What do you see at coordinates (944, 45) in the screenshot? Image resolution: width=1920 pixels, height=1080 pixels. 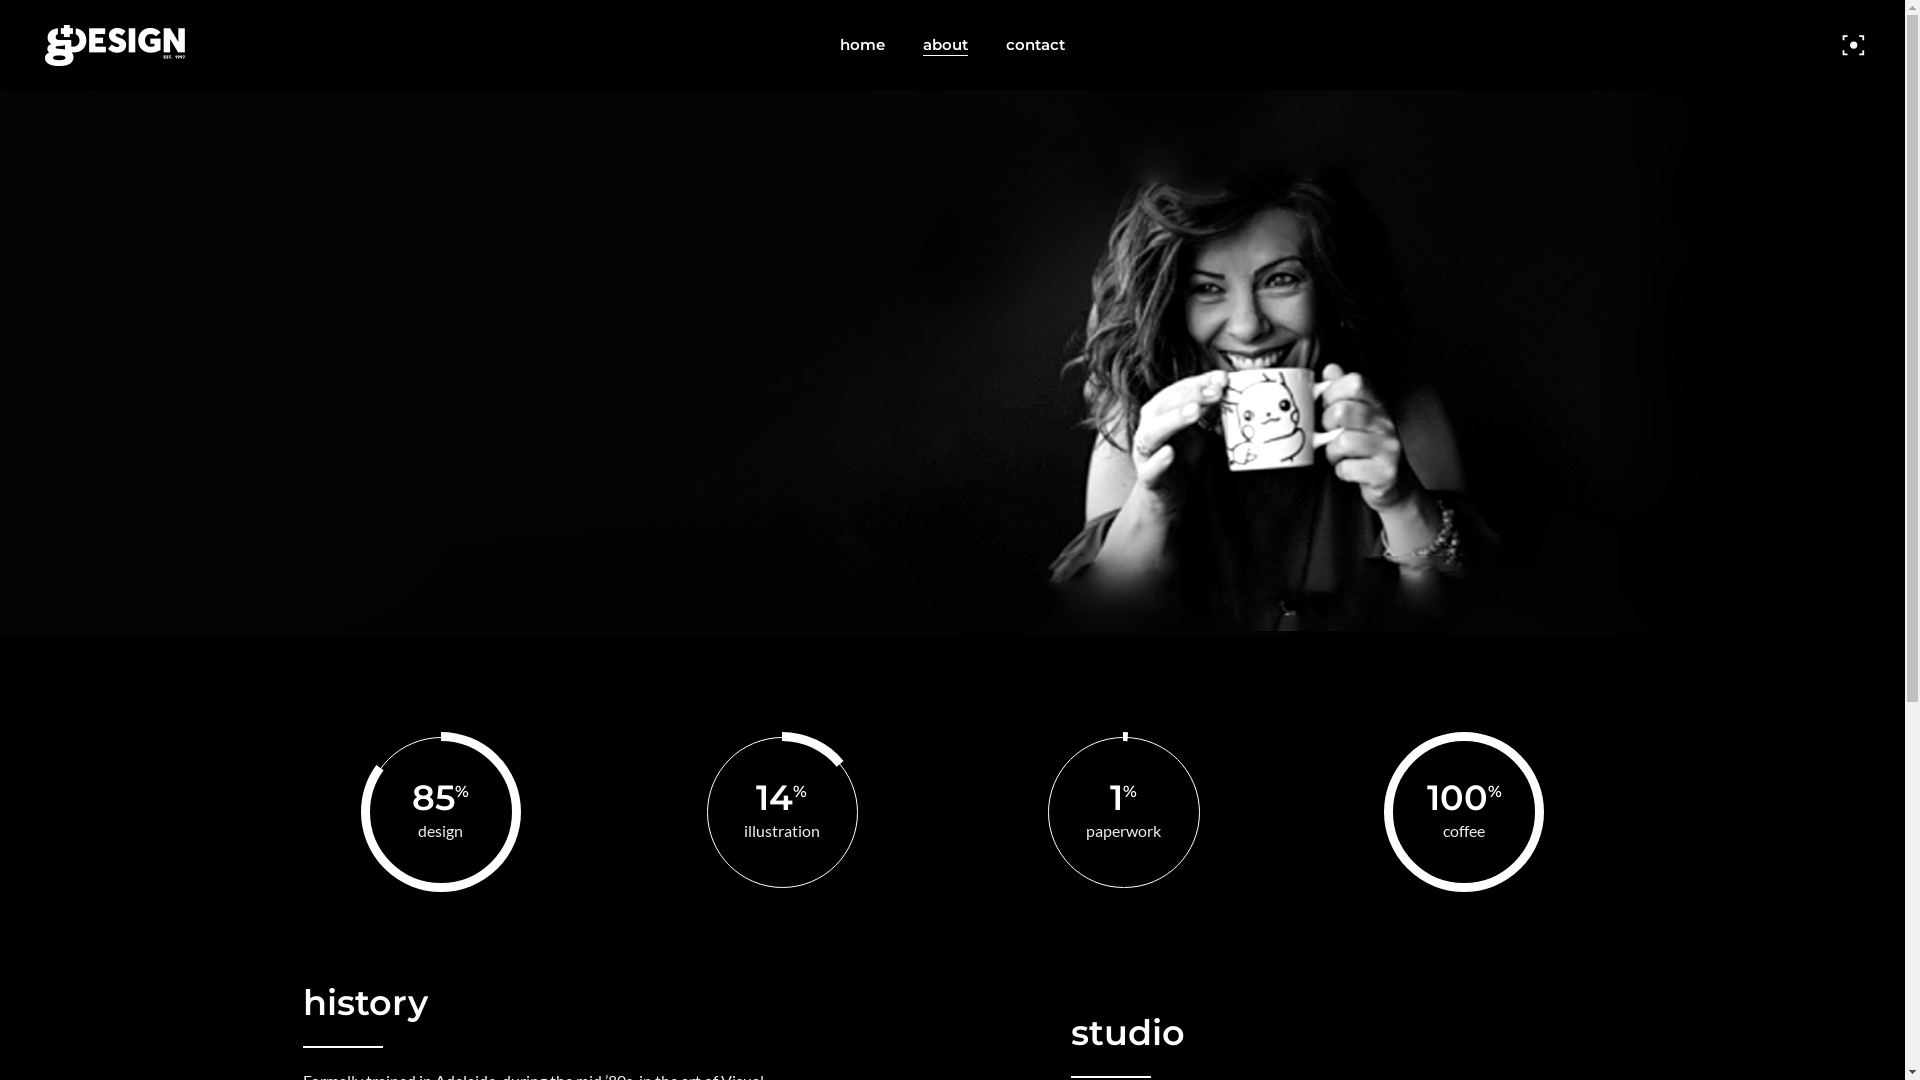 I see `'about'` at bounding box center [944, 45].